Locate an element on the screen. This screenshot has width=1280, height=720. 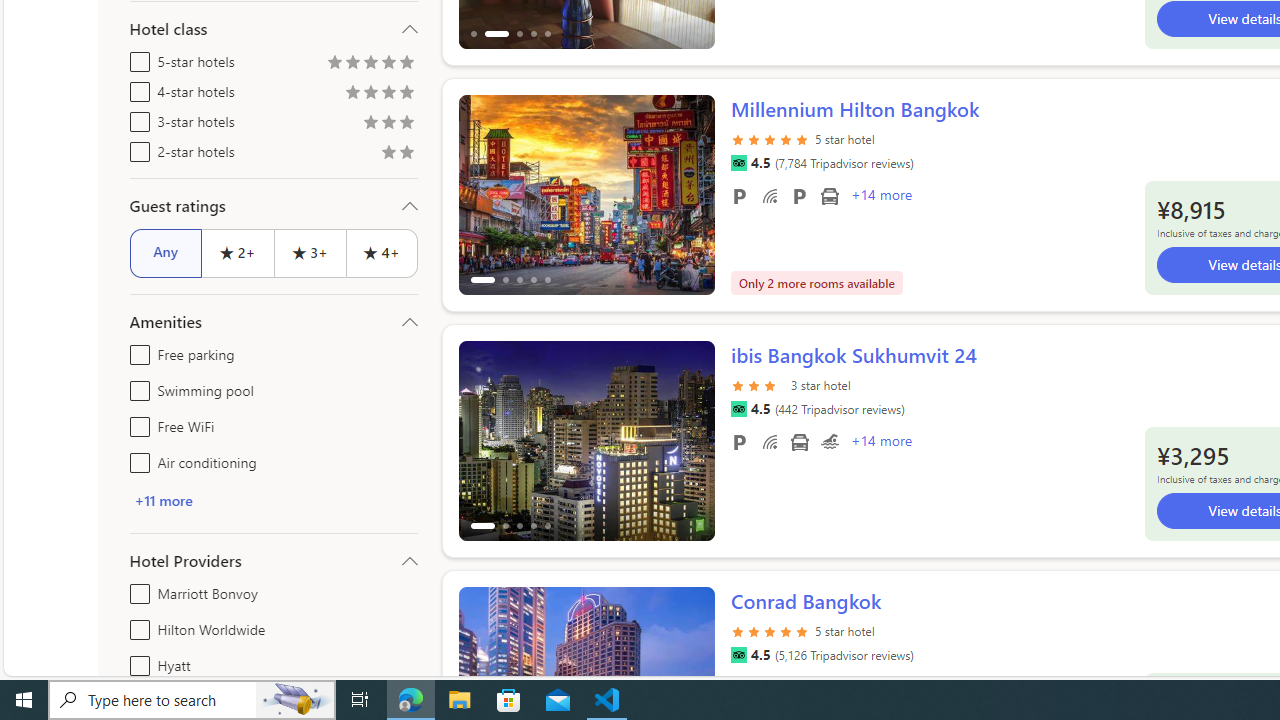
'Swimming pool' is located at coordinates (135, 387).